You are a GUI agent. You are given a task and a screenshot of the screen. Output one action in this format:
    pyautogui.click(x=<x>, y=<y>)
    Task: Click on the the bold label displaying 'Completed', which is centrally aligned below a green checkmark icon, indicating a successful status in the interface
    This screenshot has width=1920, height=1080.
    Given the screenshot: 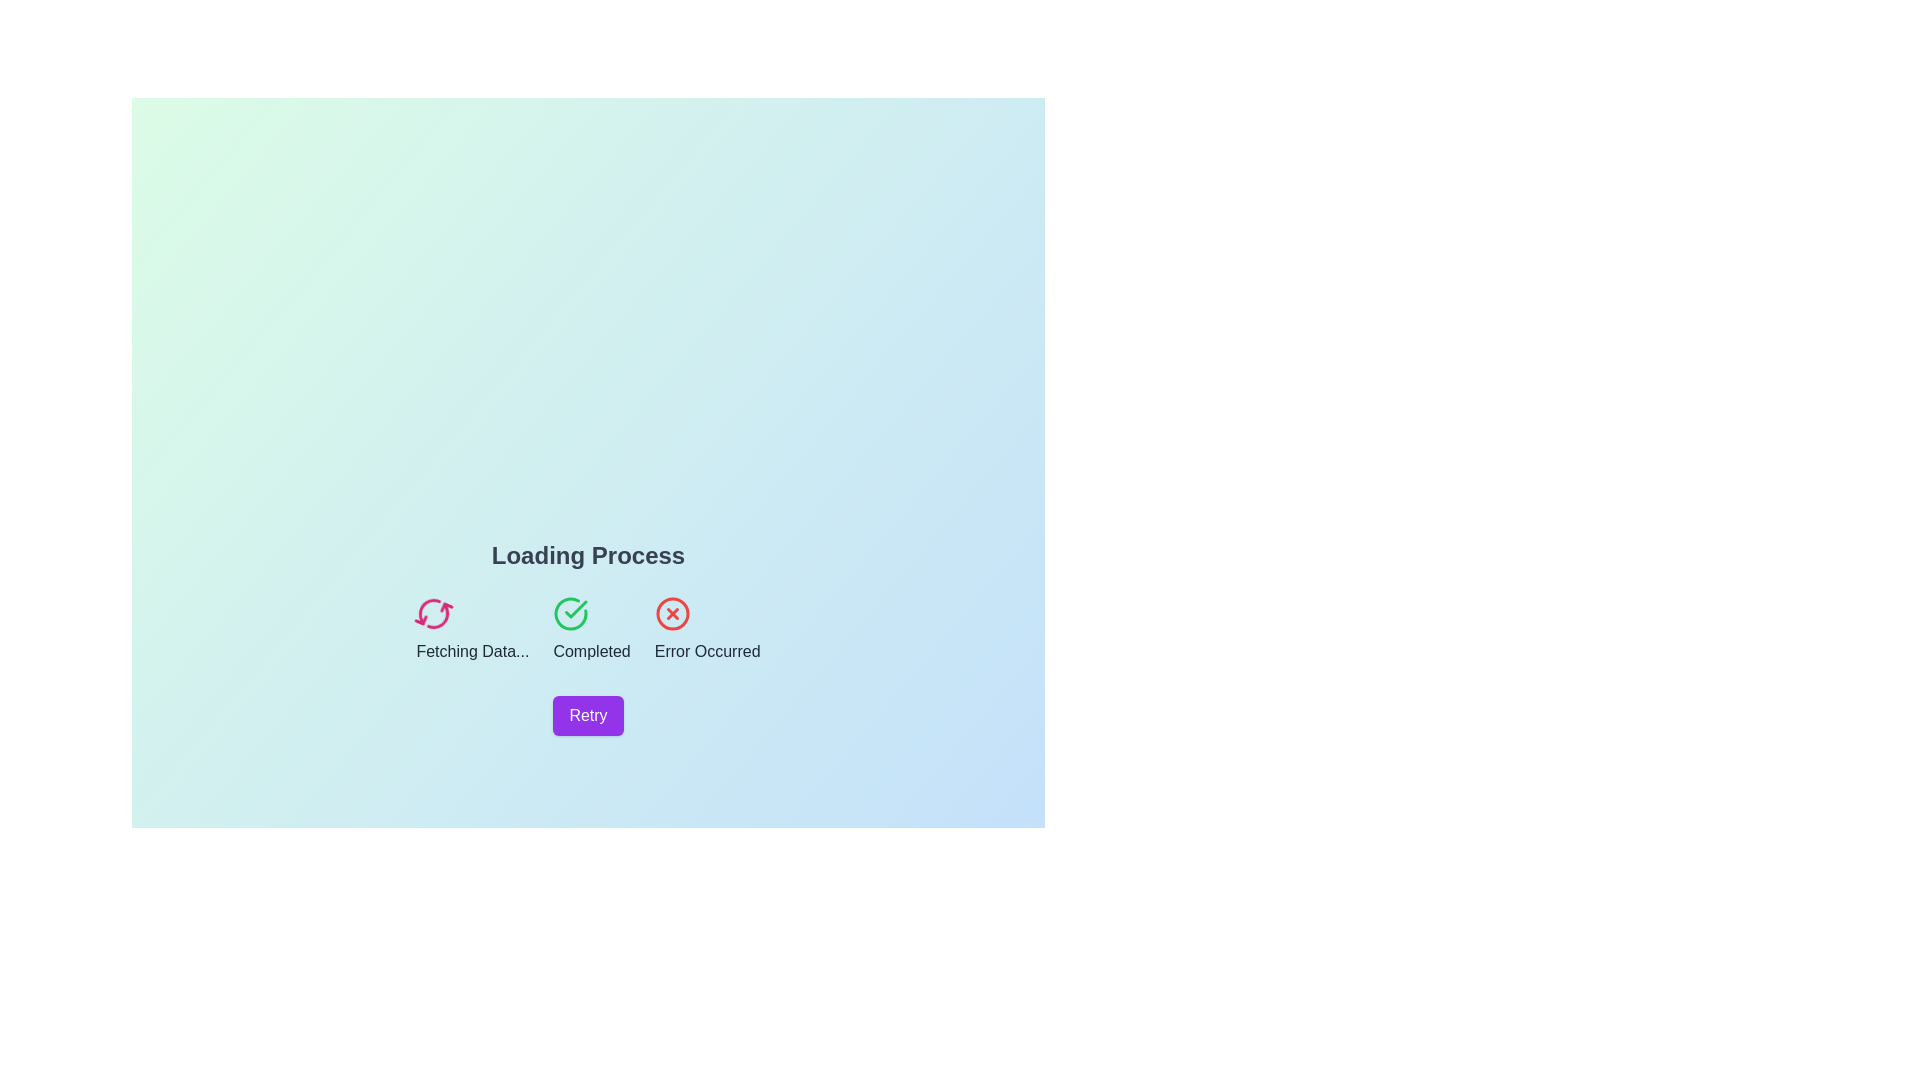 What is the action you would take?
    pyautogui.click(x=591, y=651)
    